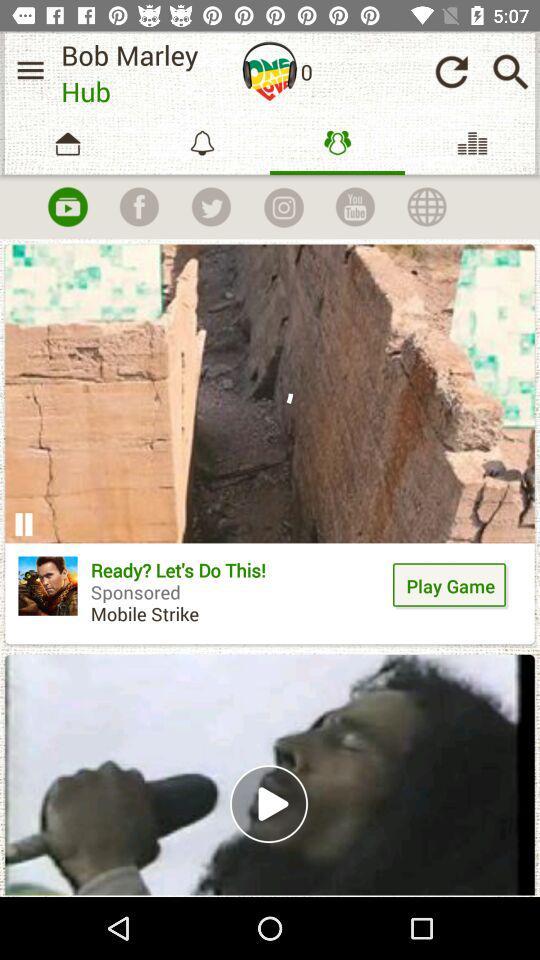 The height and width of the screenshot is (960, 540). Describe the element at coordinates (472, 142) in the screenshot. I see `the icon below the search icon` at that location.